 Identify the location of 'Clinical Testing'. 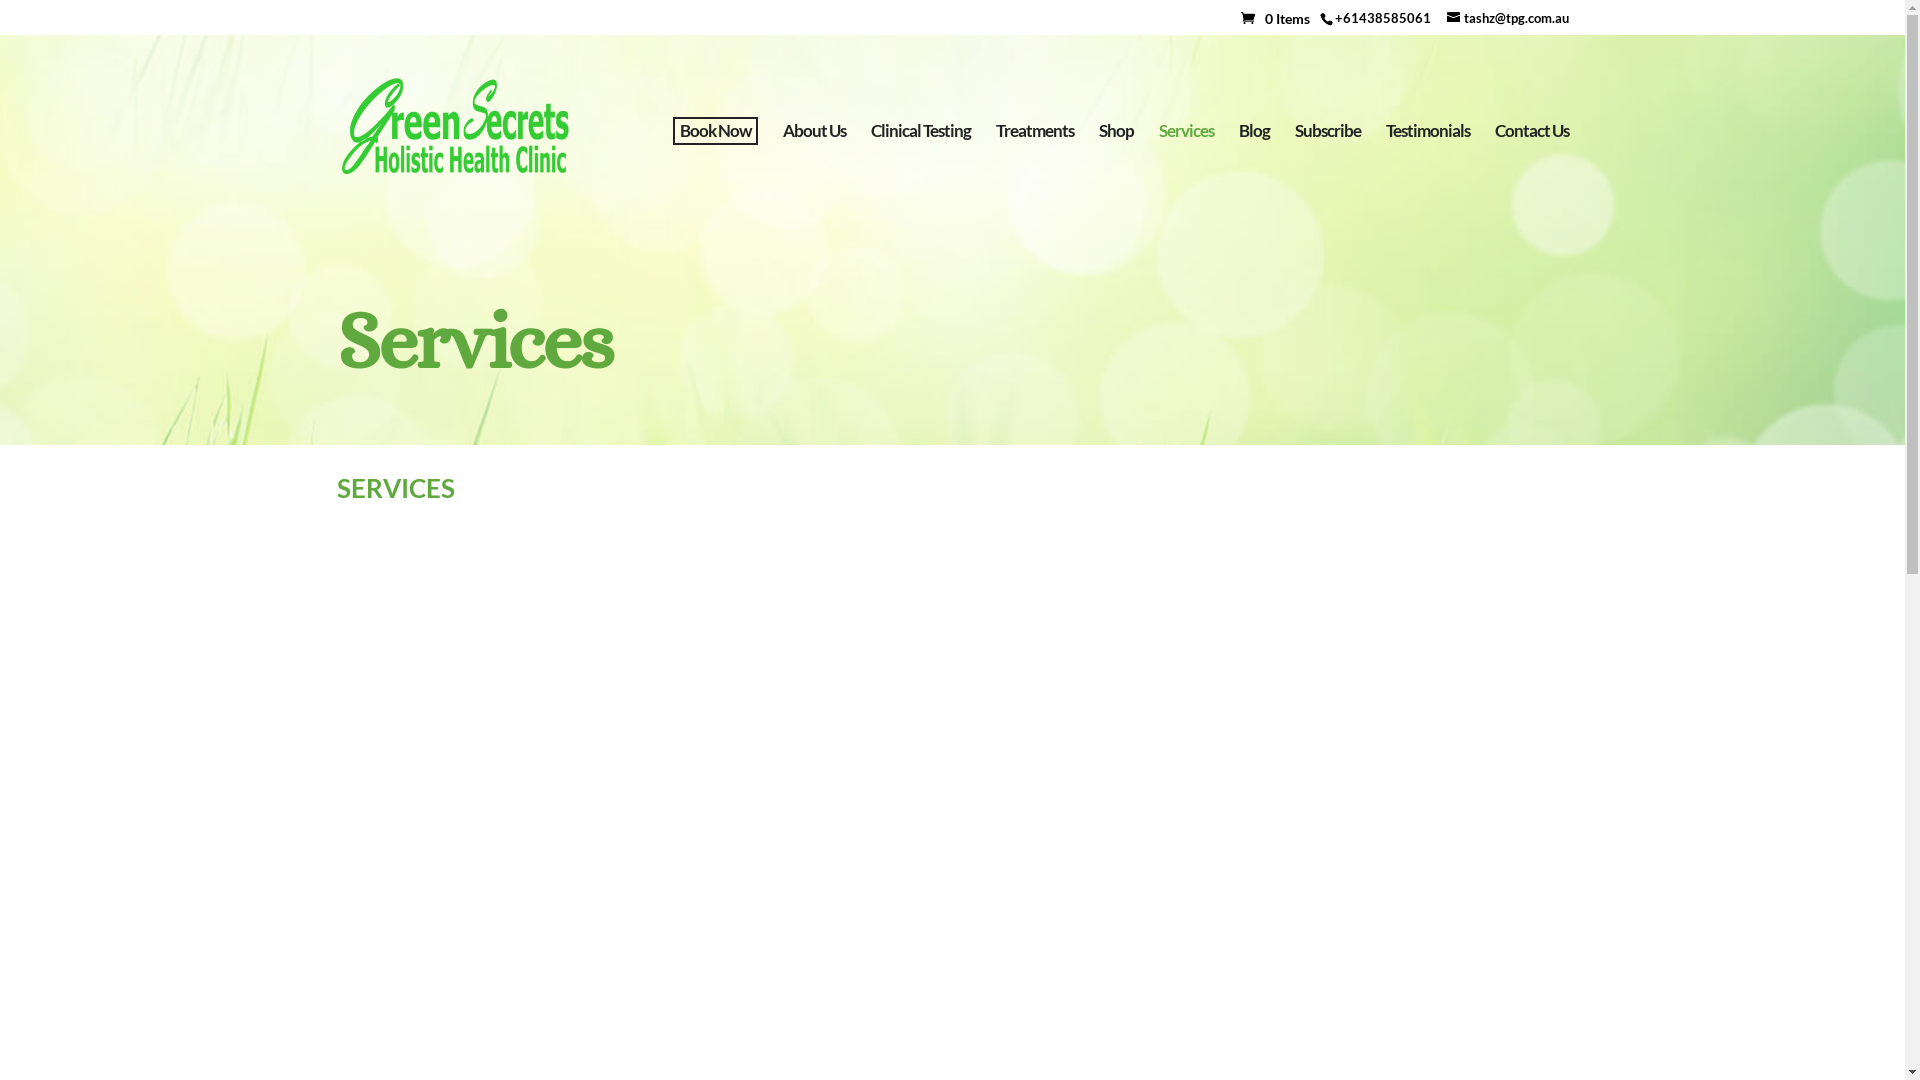
(919, 171).